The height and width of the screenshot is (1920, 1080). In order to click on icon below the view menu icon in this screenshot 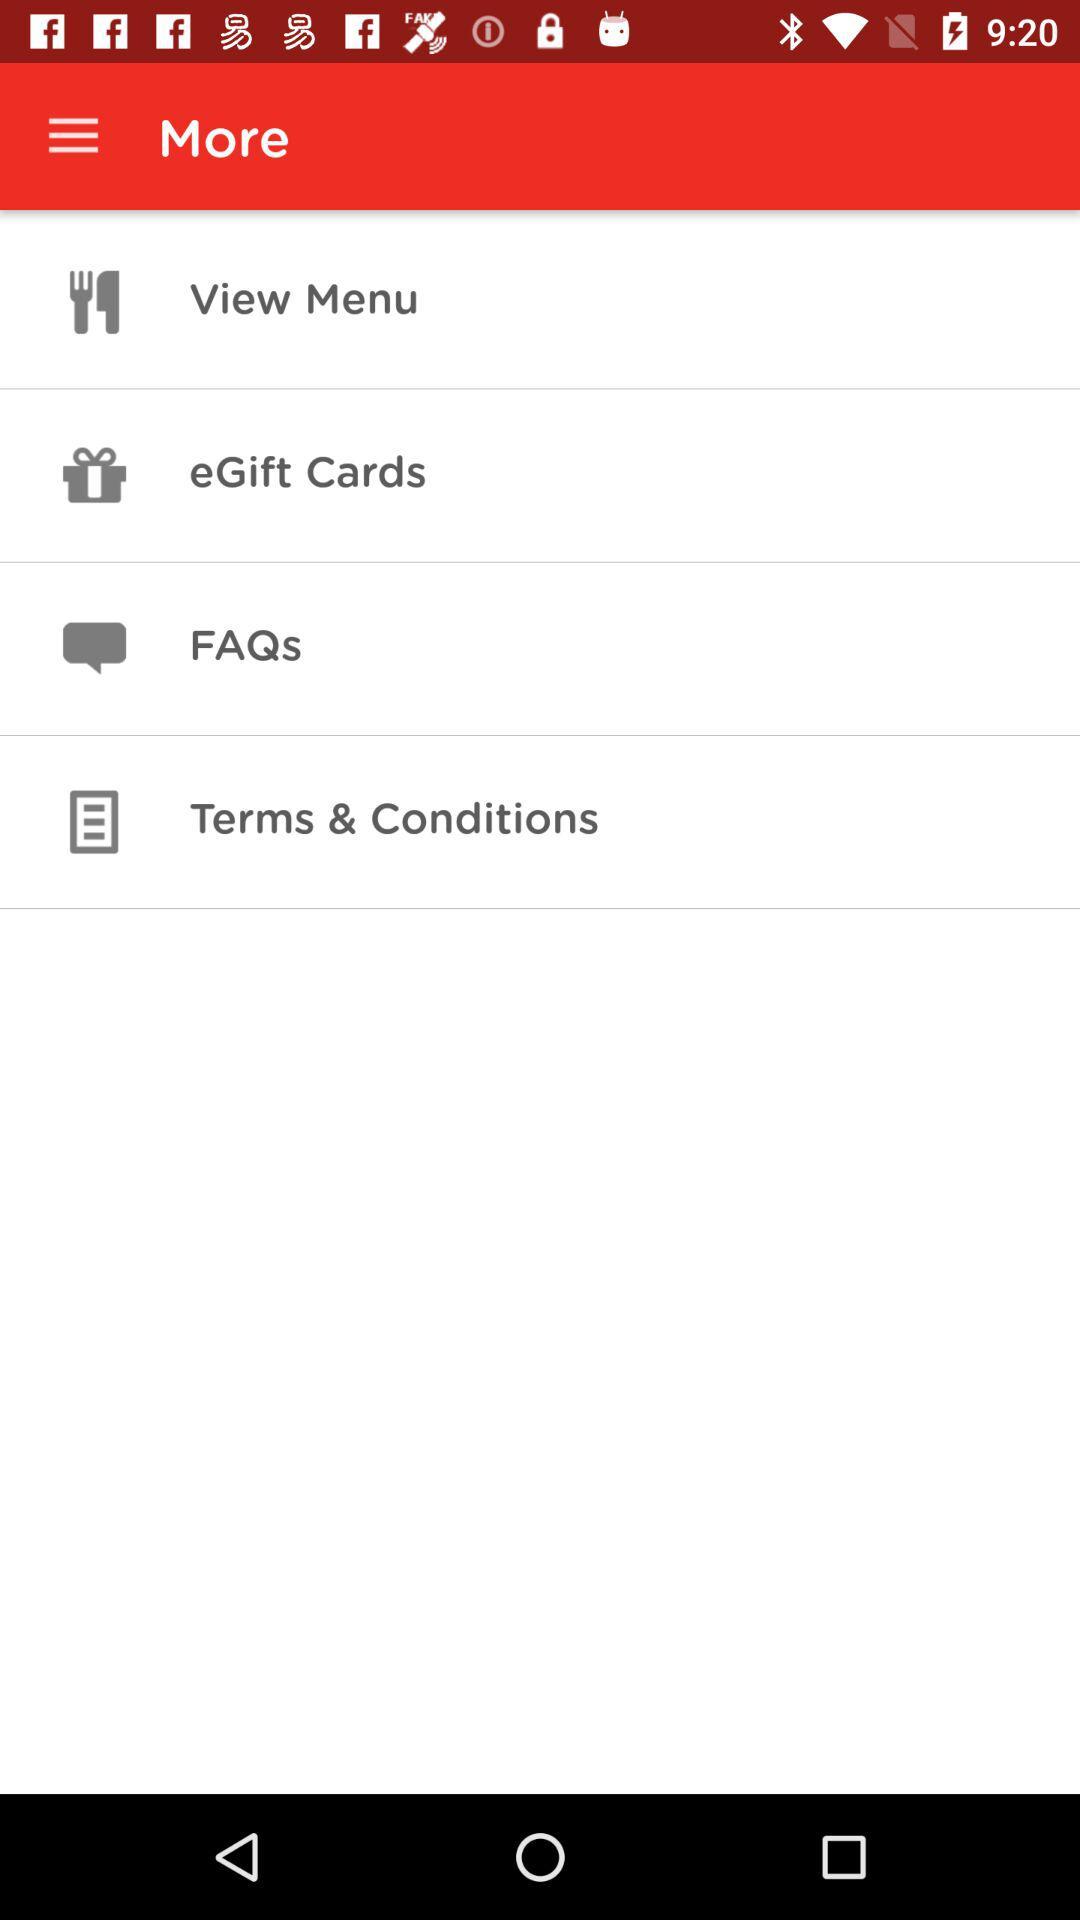, I will do `click(307, 474)`.